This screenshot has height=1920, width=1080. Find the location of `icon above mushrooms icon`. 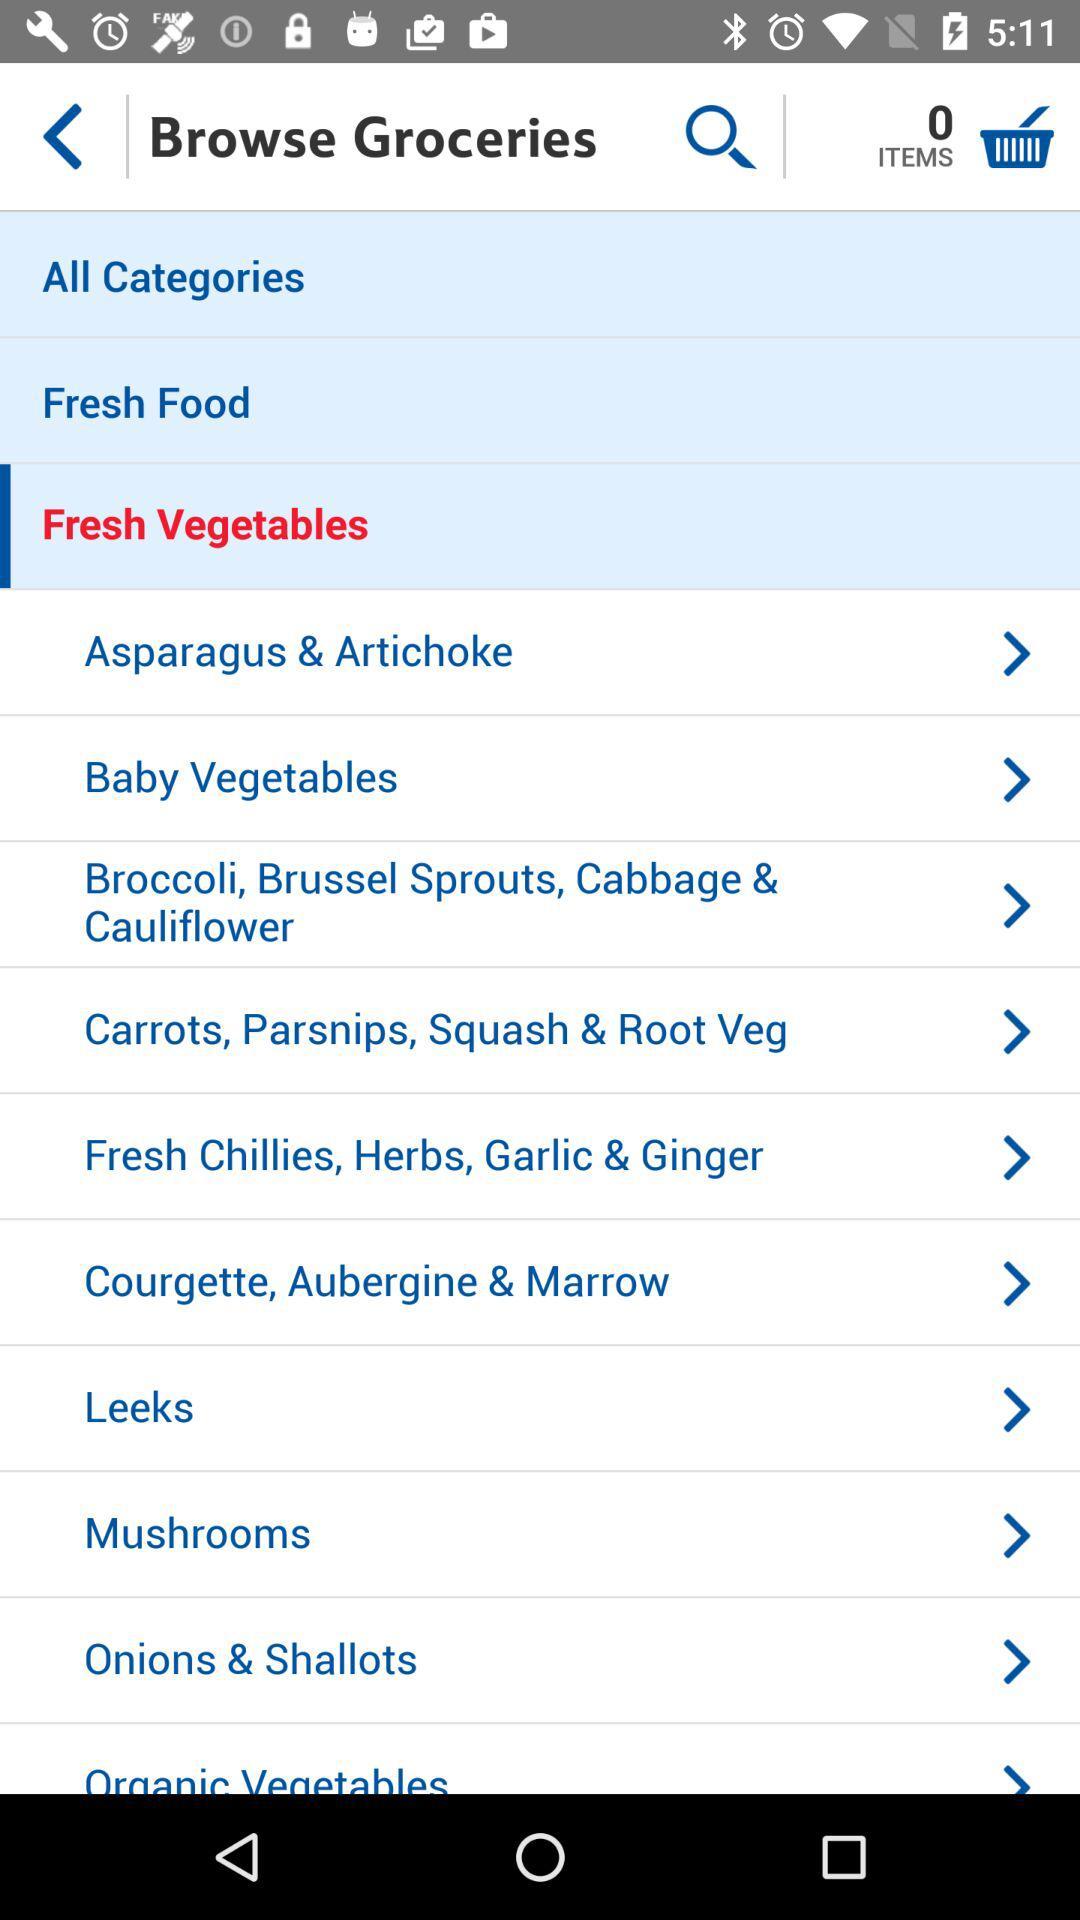

icon above mushrooms icon is located at coordinates (540, 1408).